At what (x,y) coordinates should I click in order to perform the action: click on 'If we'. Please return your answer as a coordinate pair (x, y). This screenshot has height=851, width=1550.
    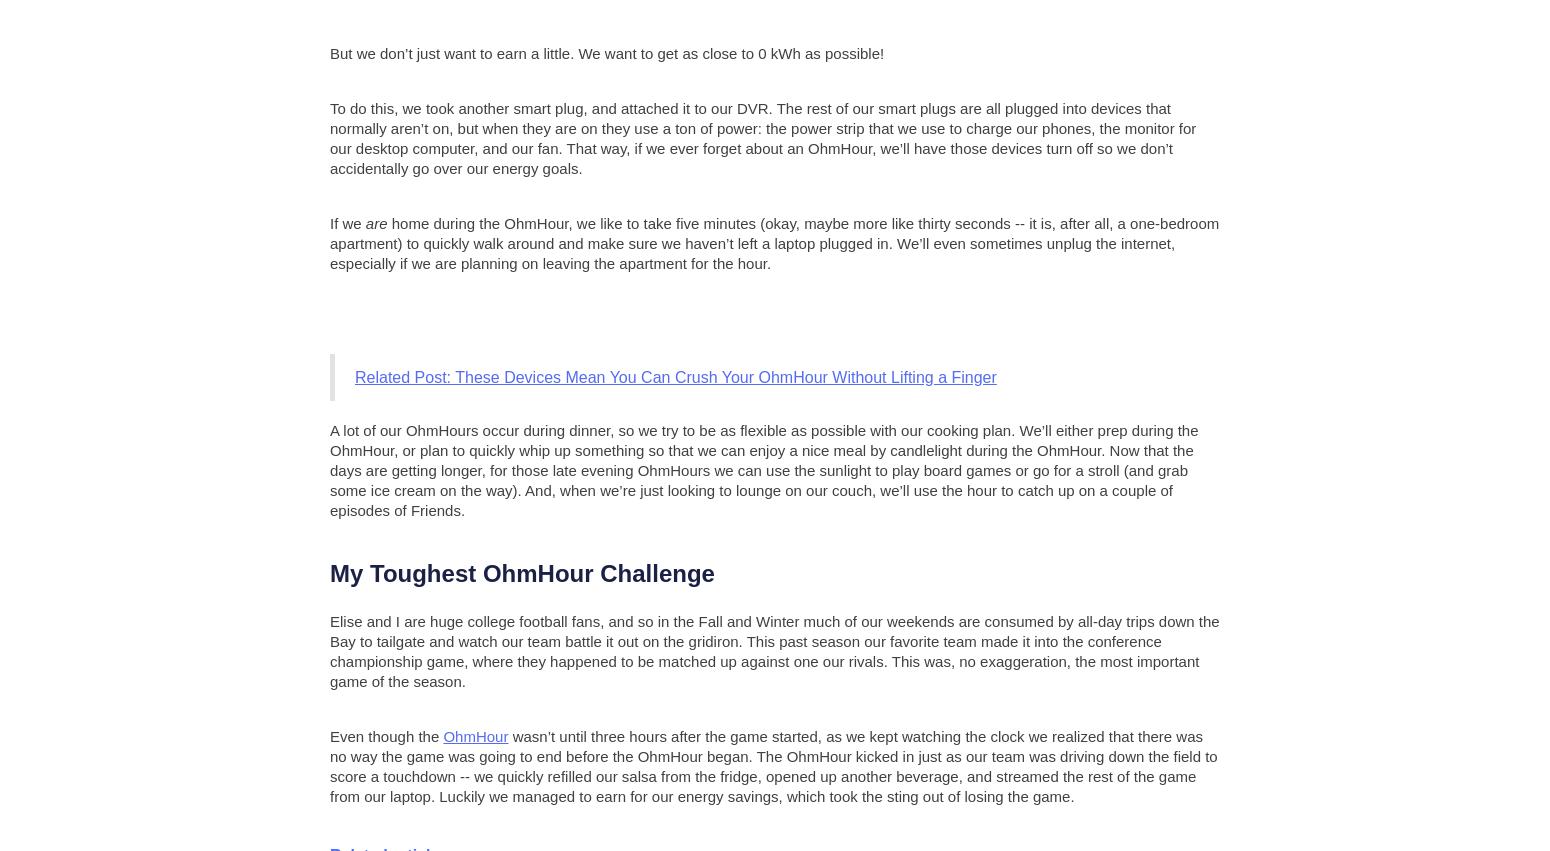
    Looking at the image, I should click on (346, 222).